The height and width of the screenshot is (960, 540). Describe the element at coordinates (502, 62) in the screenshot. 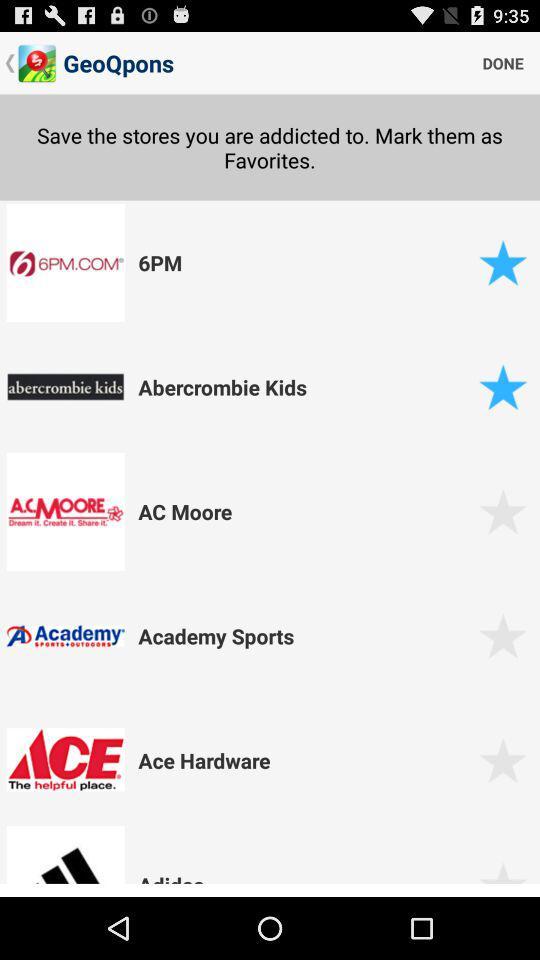

I see `done item` at that location.